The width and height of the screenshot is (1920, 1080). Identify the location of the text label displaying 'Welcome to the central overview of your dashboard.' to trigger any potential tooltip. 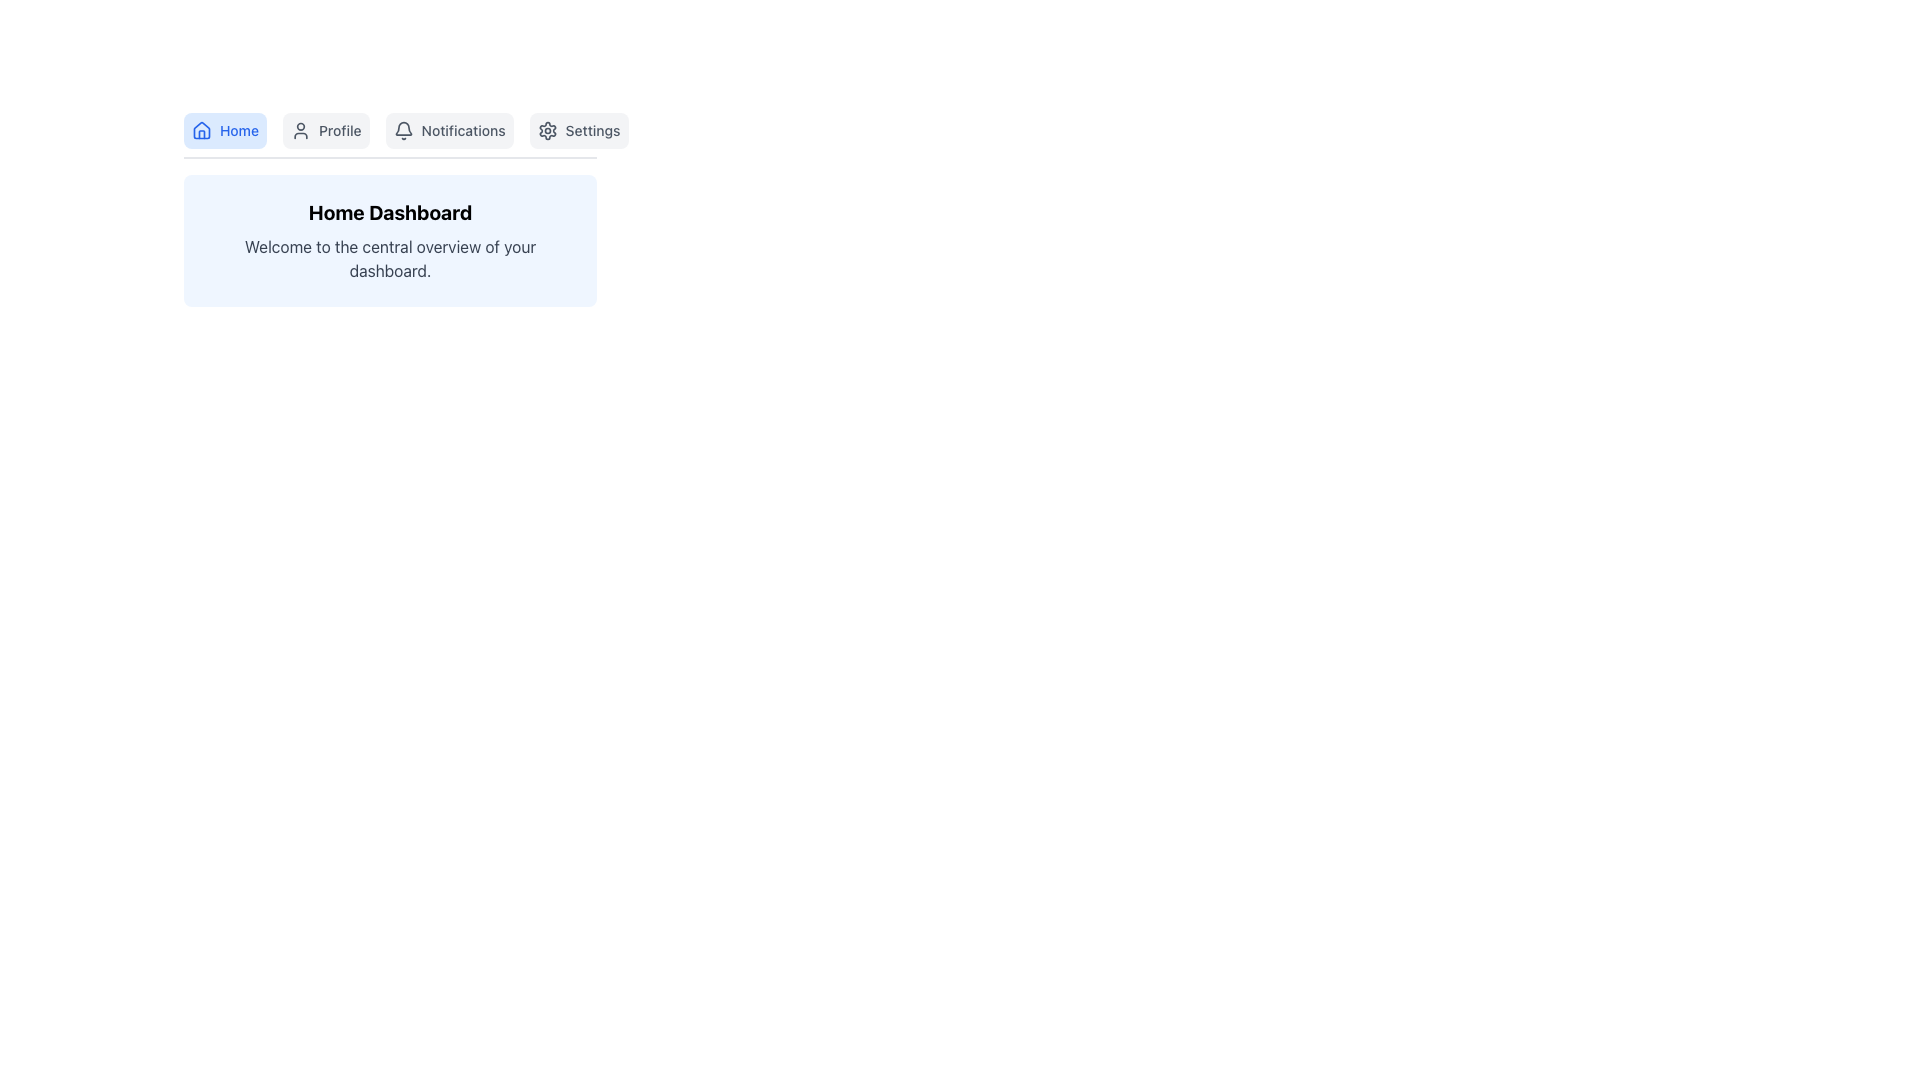
(390, 257).